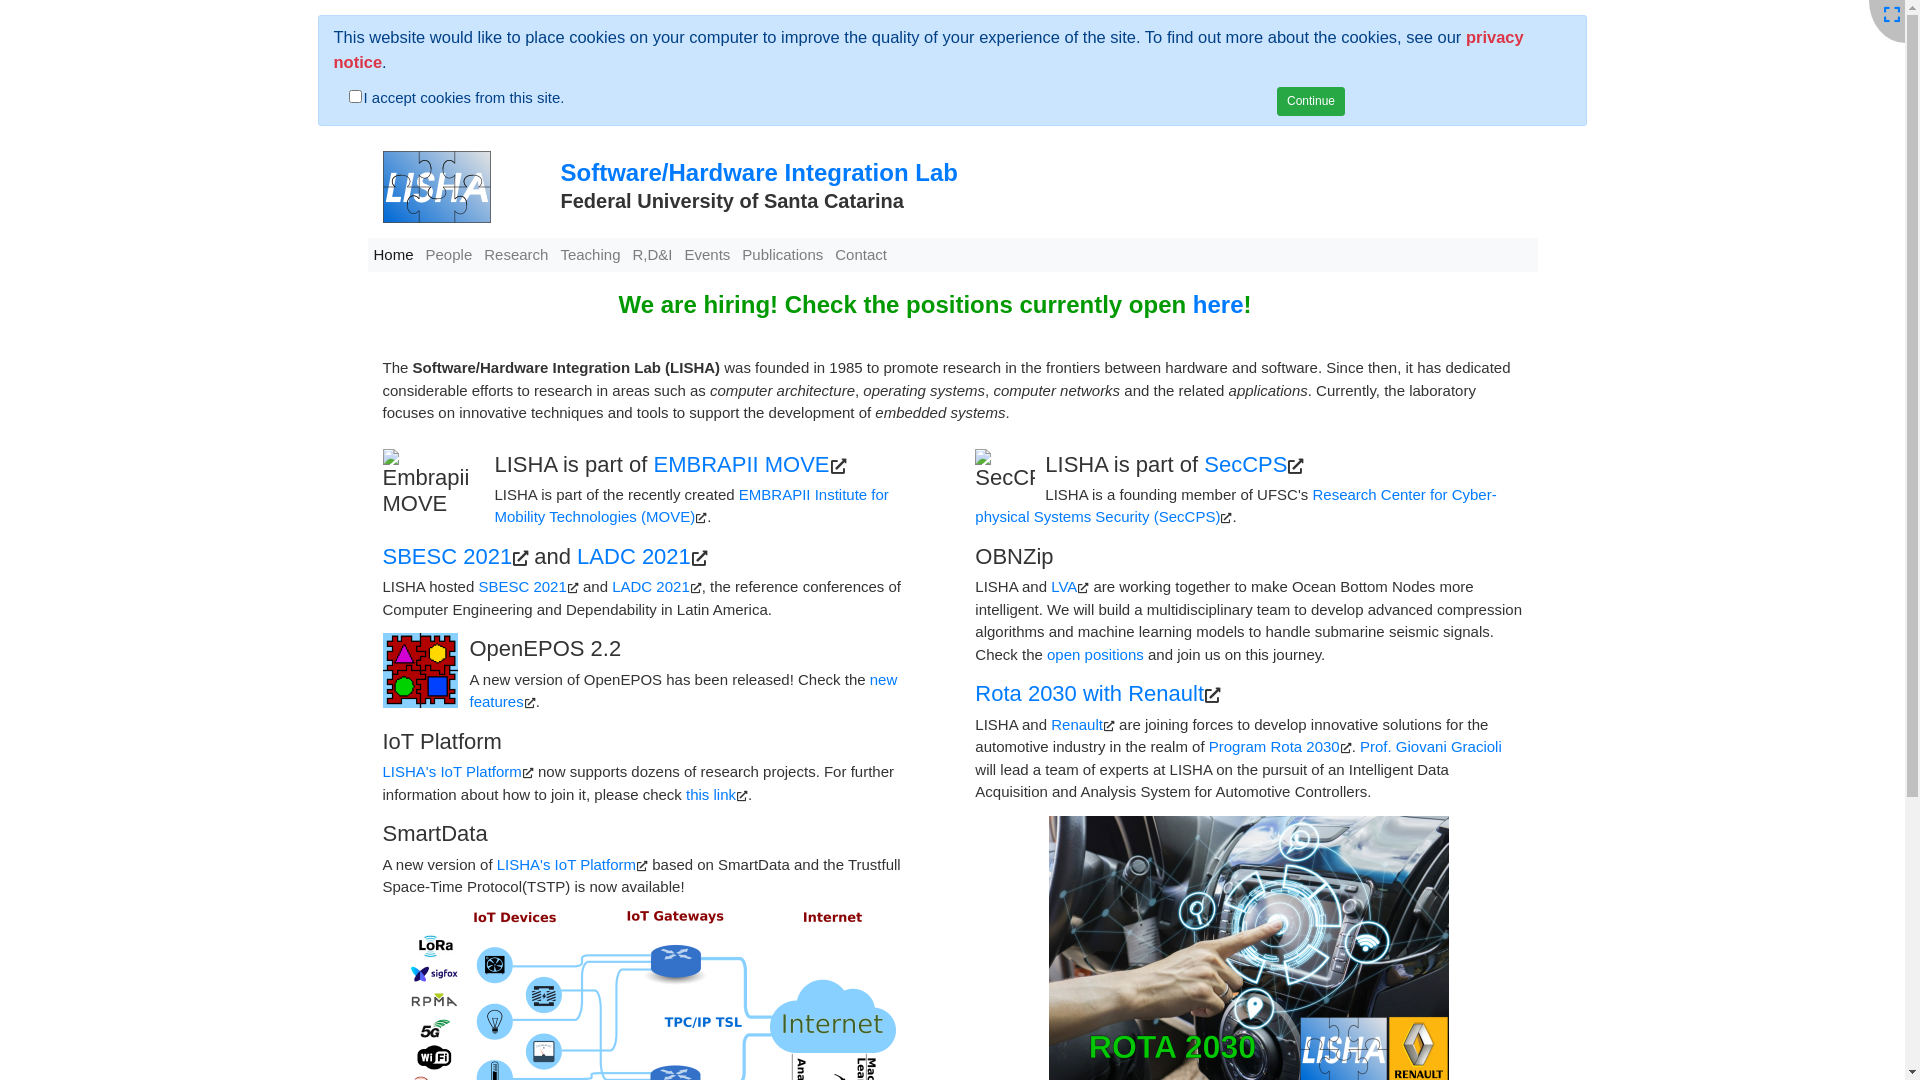  What do you see at coordinates (1890, 15) in the screenshot?
I see `'Fullscreen'` at bounding box center [1890, 15].